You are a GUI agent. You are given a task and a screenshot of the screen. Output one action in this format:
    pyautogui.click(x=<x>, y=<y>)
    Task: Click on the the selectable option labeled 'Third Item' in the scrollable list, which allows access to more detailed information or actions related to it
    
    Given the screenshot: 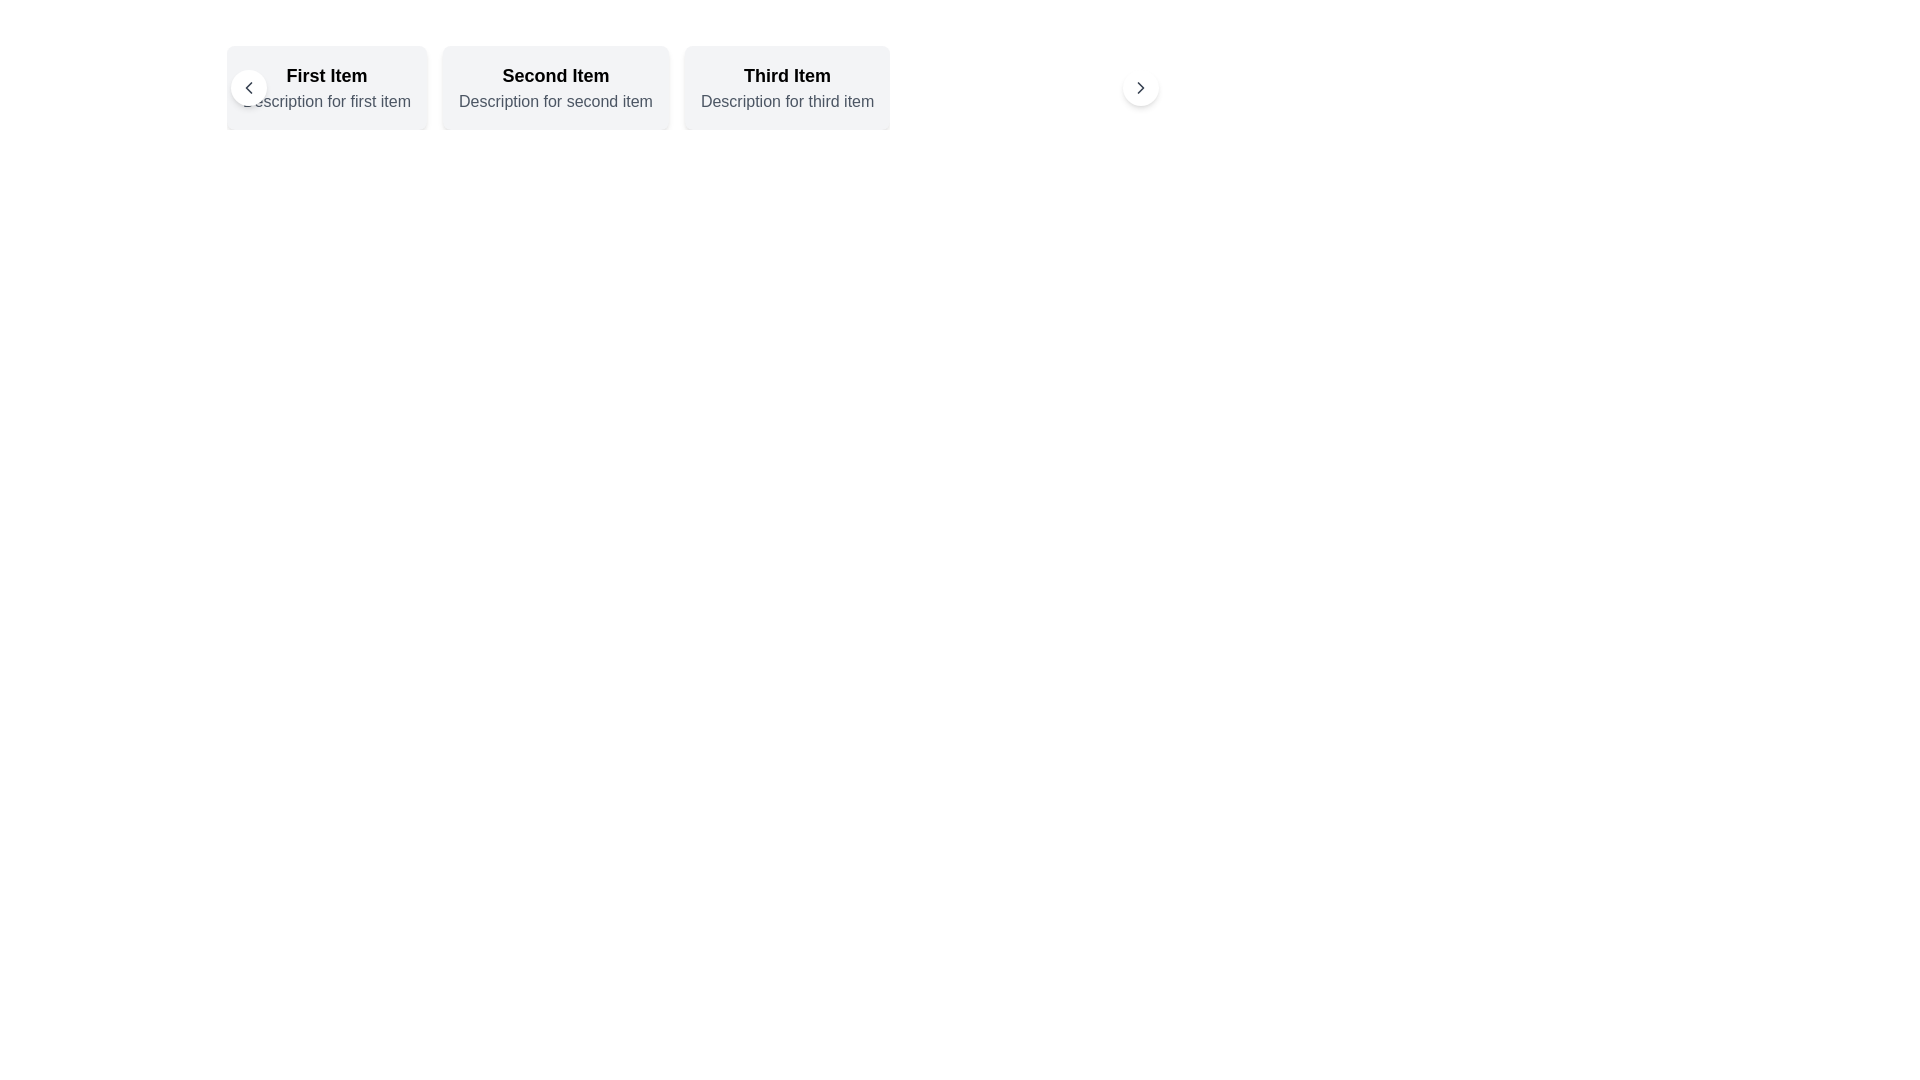 What is the action you would take?
    pyautogui.click(x=695, y=87)
    